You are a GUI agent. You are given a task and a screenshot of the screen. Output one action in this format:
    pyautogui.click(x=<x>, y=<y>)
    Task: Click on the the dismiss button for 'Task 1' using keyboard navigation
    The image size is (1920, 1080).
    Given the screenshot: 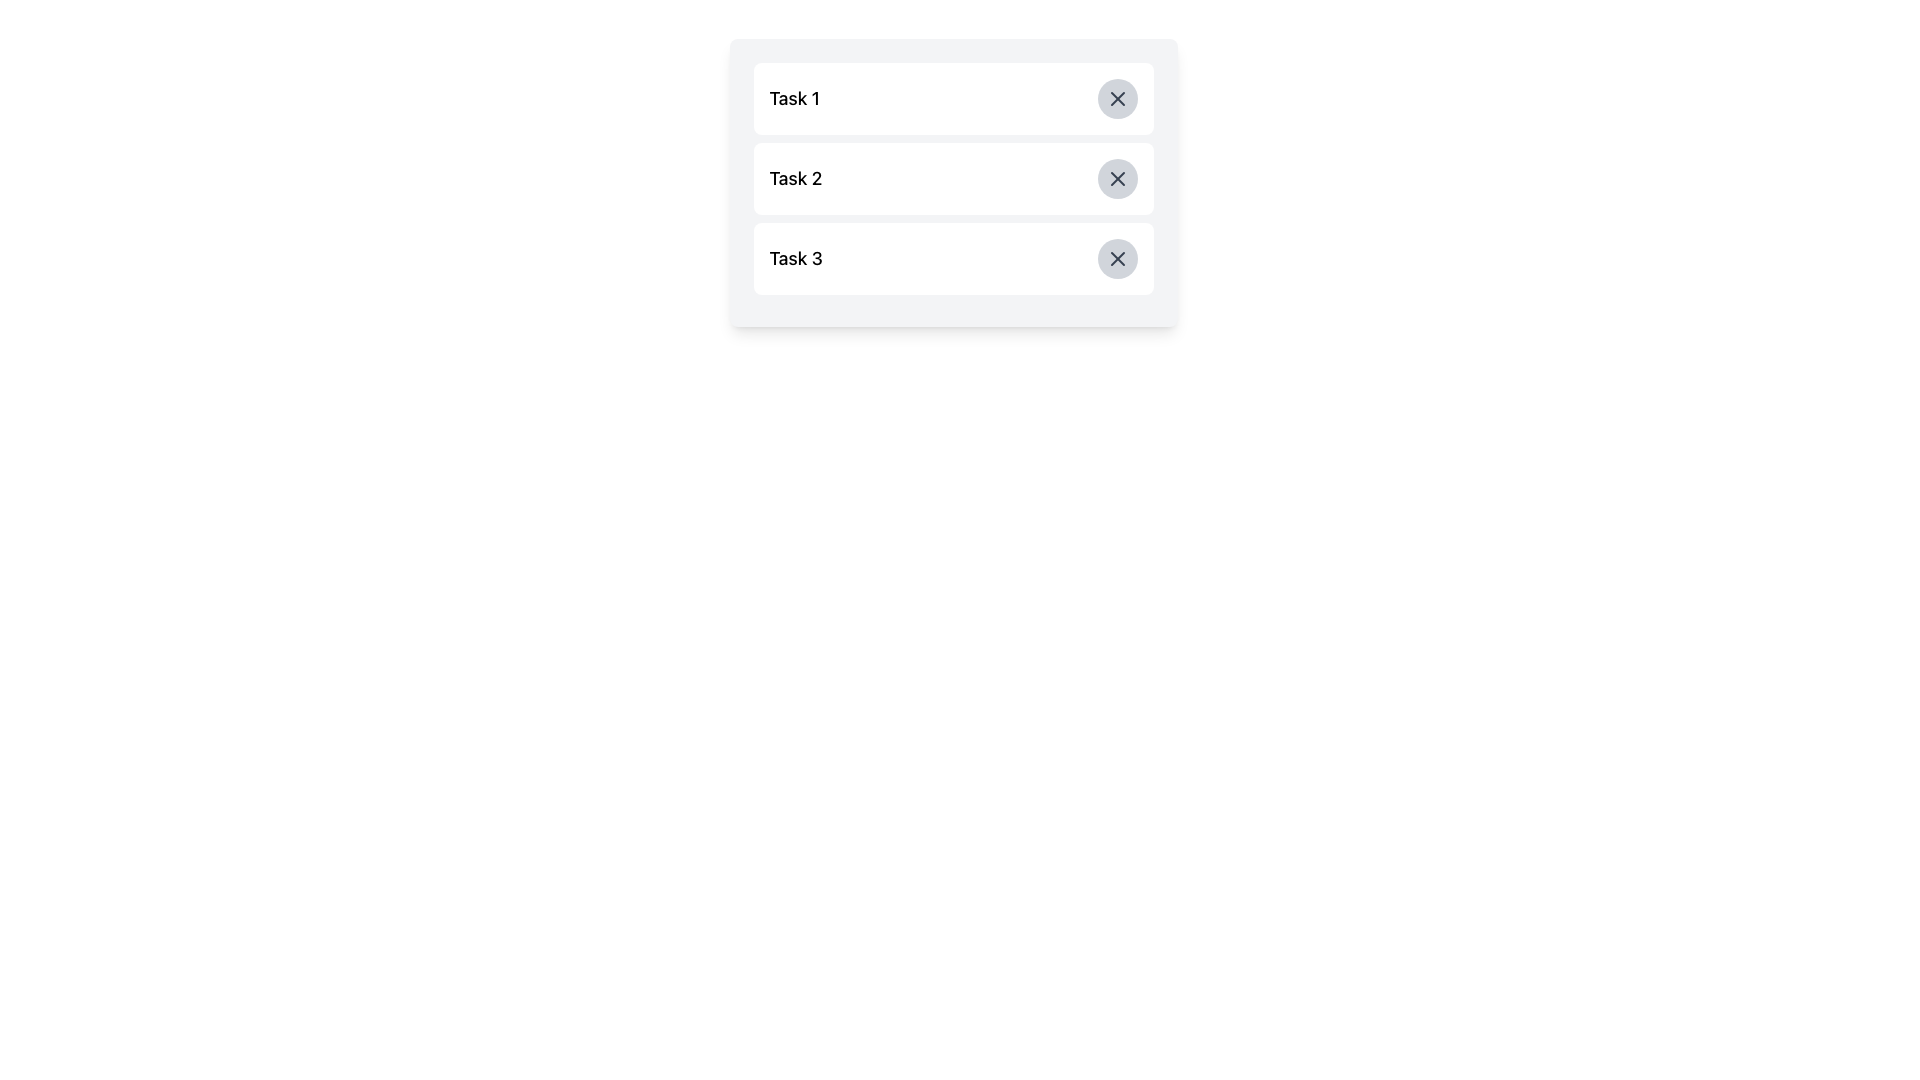 What is the action you would take?
    pyautogui.click(x=1116, y=99)
    